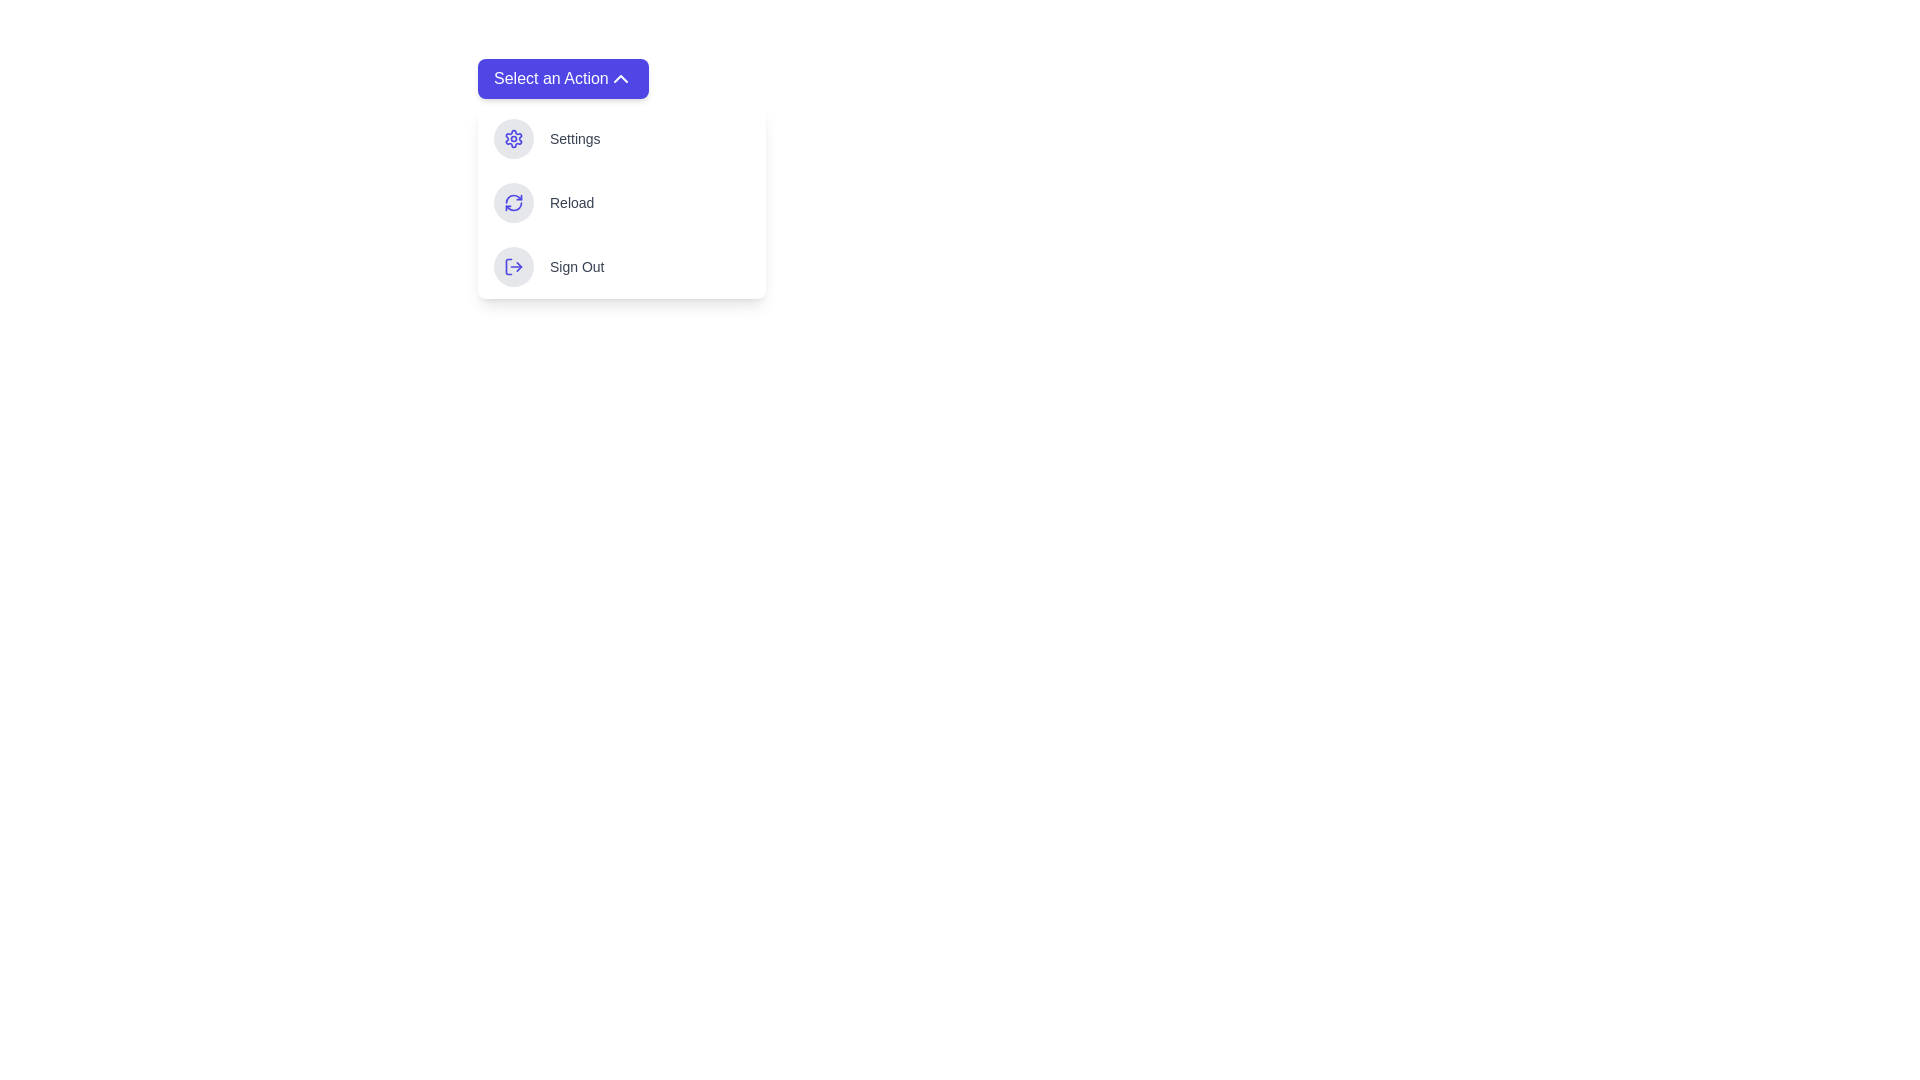 This screenshot has width=1920, height=1080. What do you see at coordinates (513, 137) in the screenshot?
I see `the circular Icon Button with a light gray background and dark indigo gear icon, located to the left of the 'Settings' menu item` at bounding box center [513, 137].